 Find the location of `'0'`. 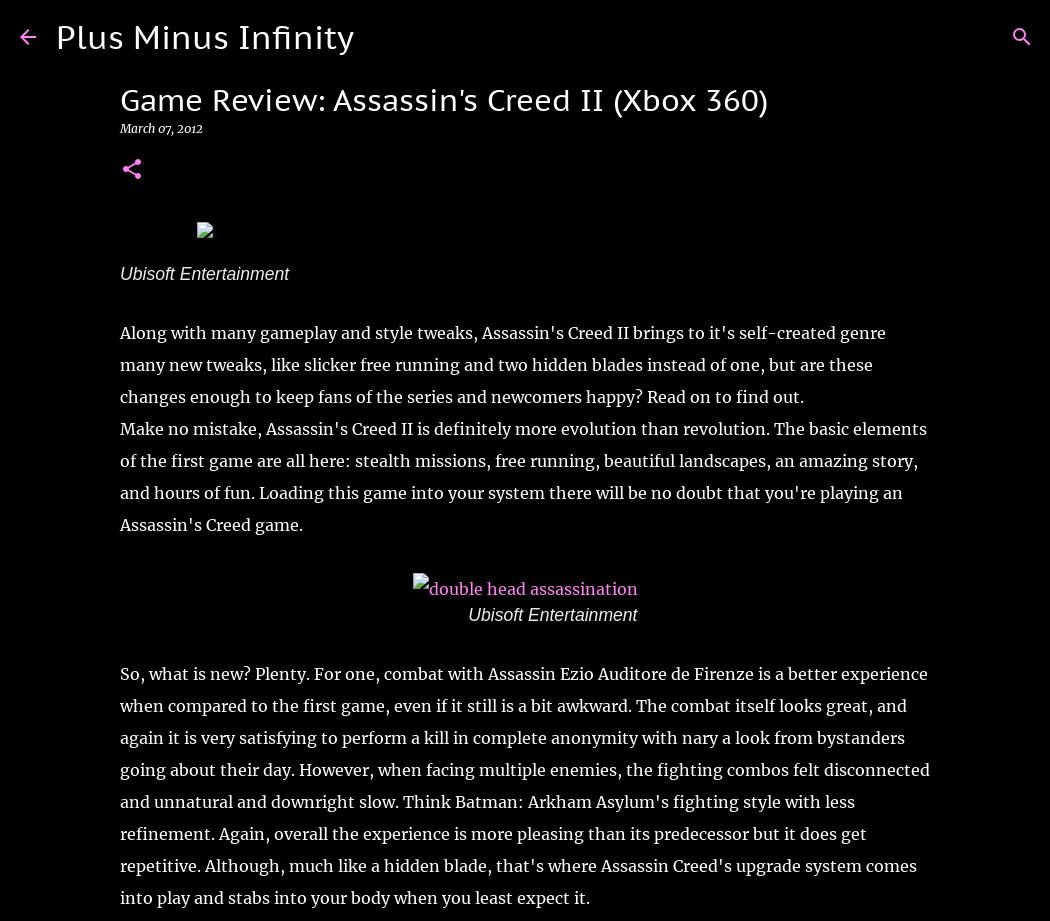

'0' is located at coordinates (141, 286).